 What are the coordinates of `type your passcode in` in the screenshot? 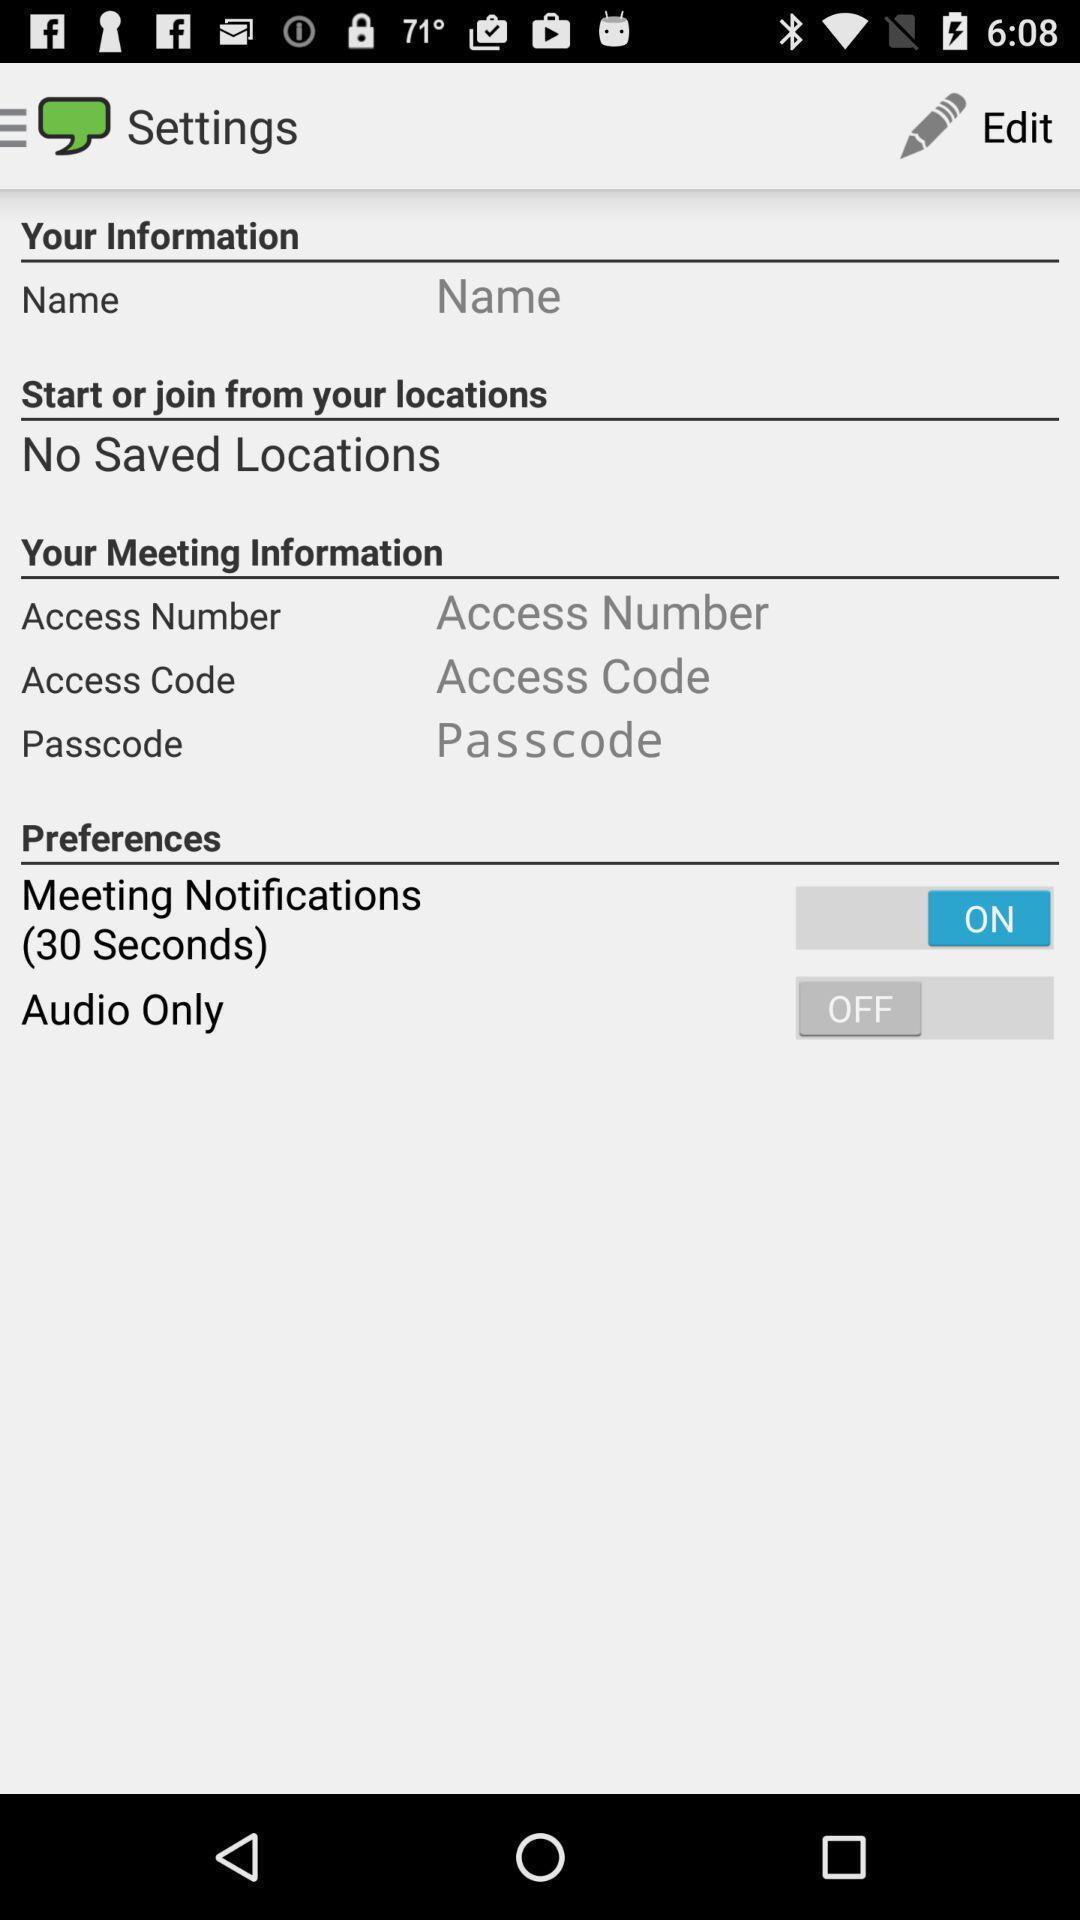 It's located at (747, 737).